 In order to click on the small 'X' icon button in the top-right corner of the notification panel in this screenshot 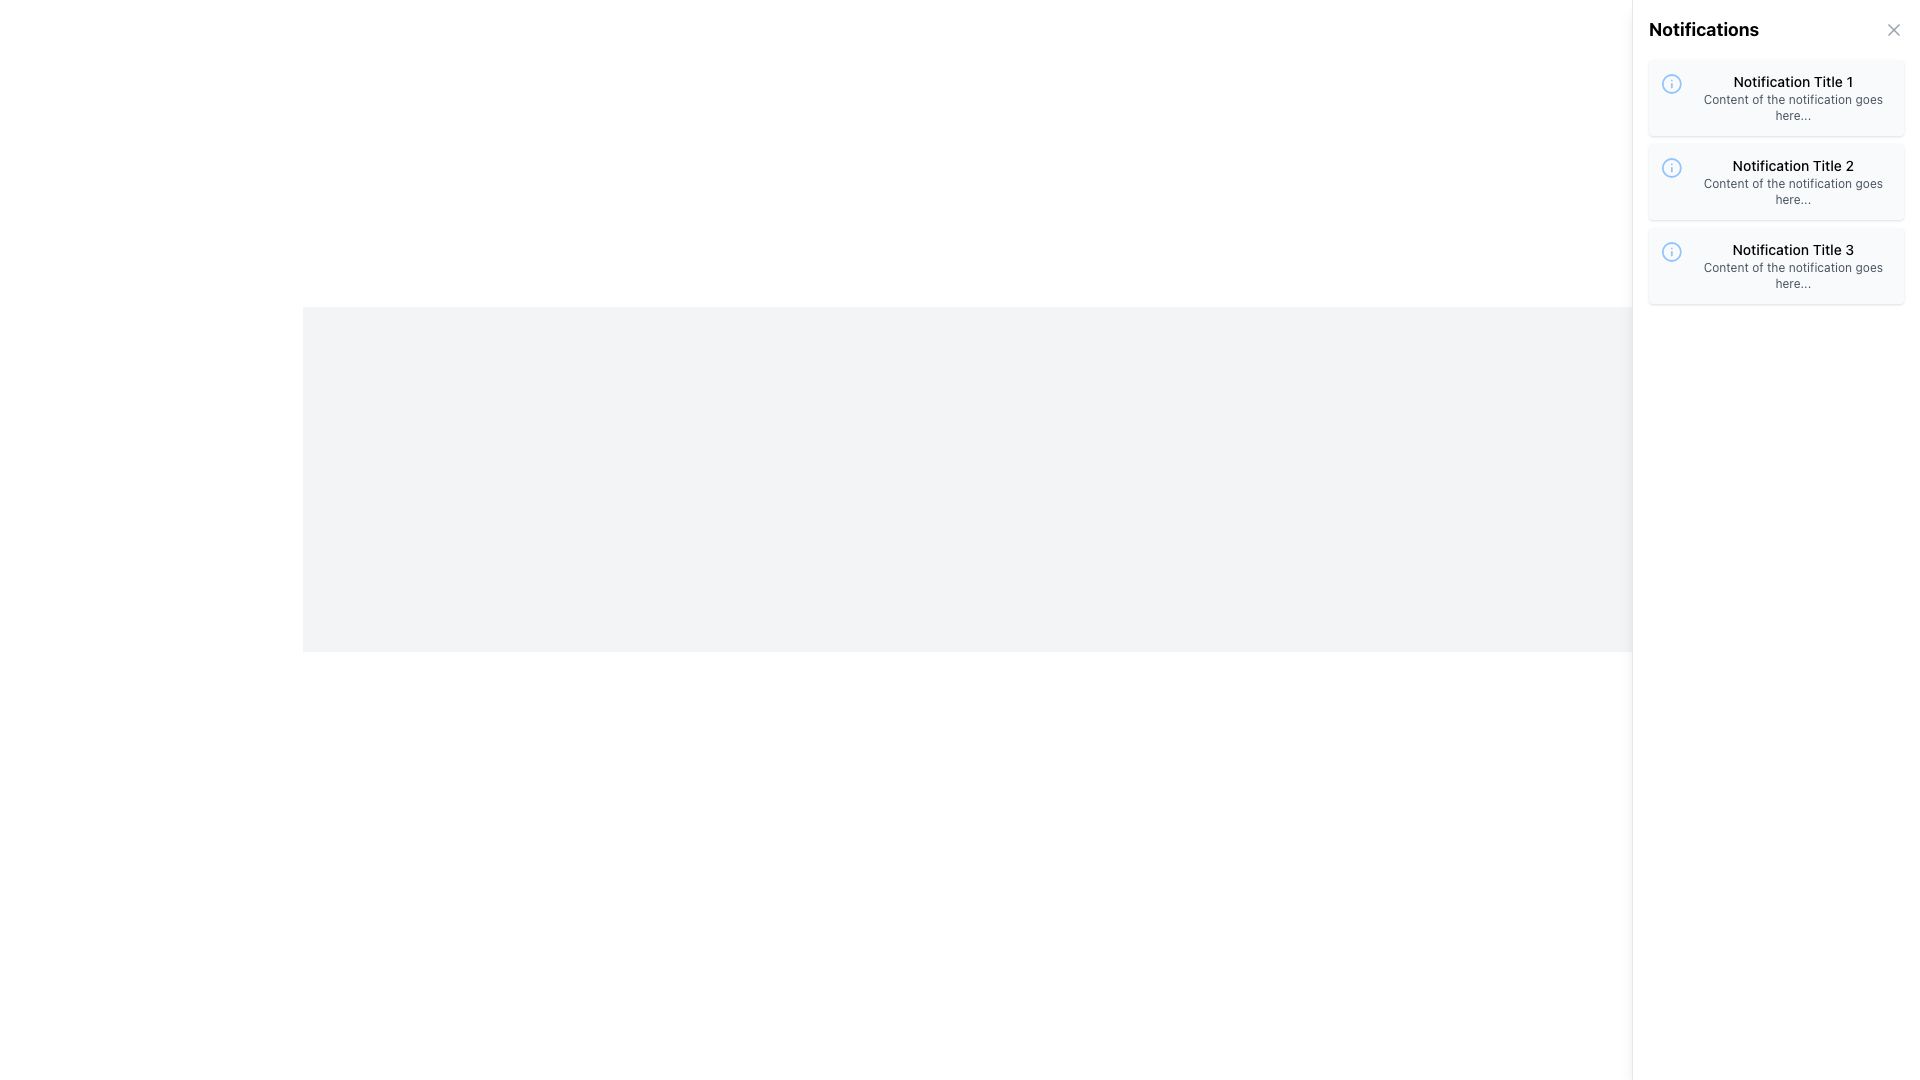, I will do `click(1893, 30)`.